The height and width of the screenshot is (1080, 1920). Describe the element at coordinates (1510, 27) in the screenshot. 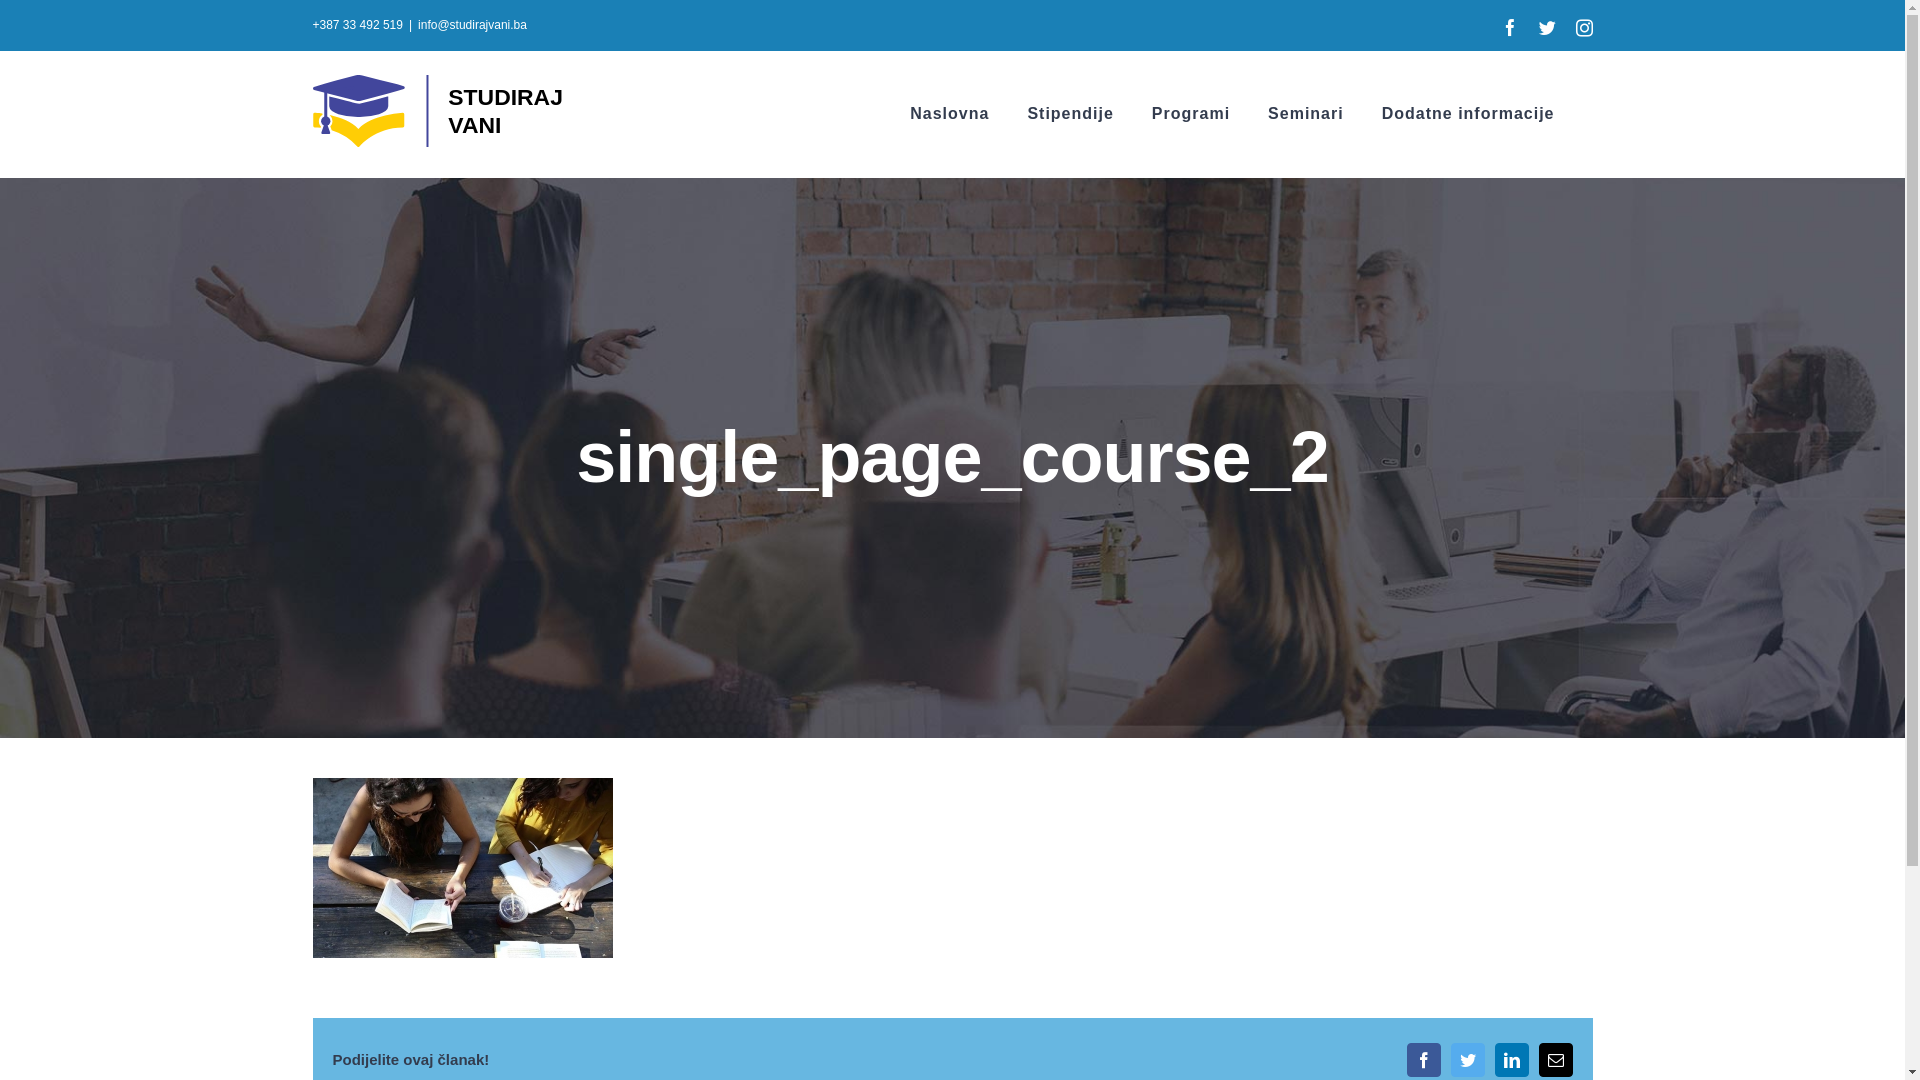

I see `'Facebook'` at that location.